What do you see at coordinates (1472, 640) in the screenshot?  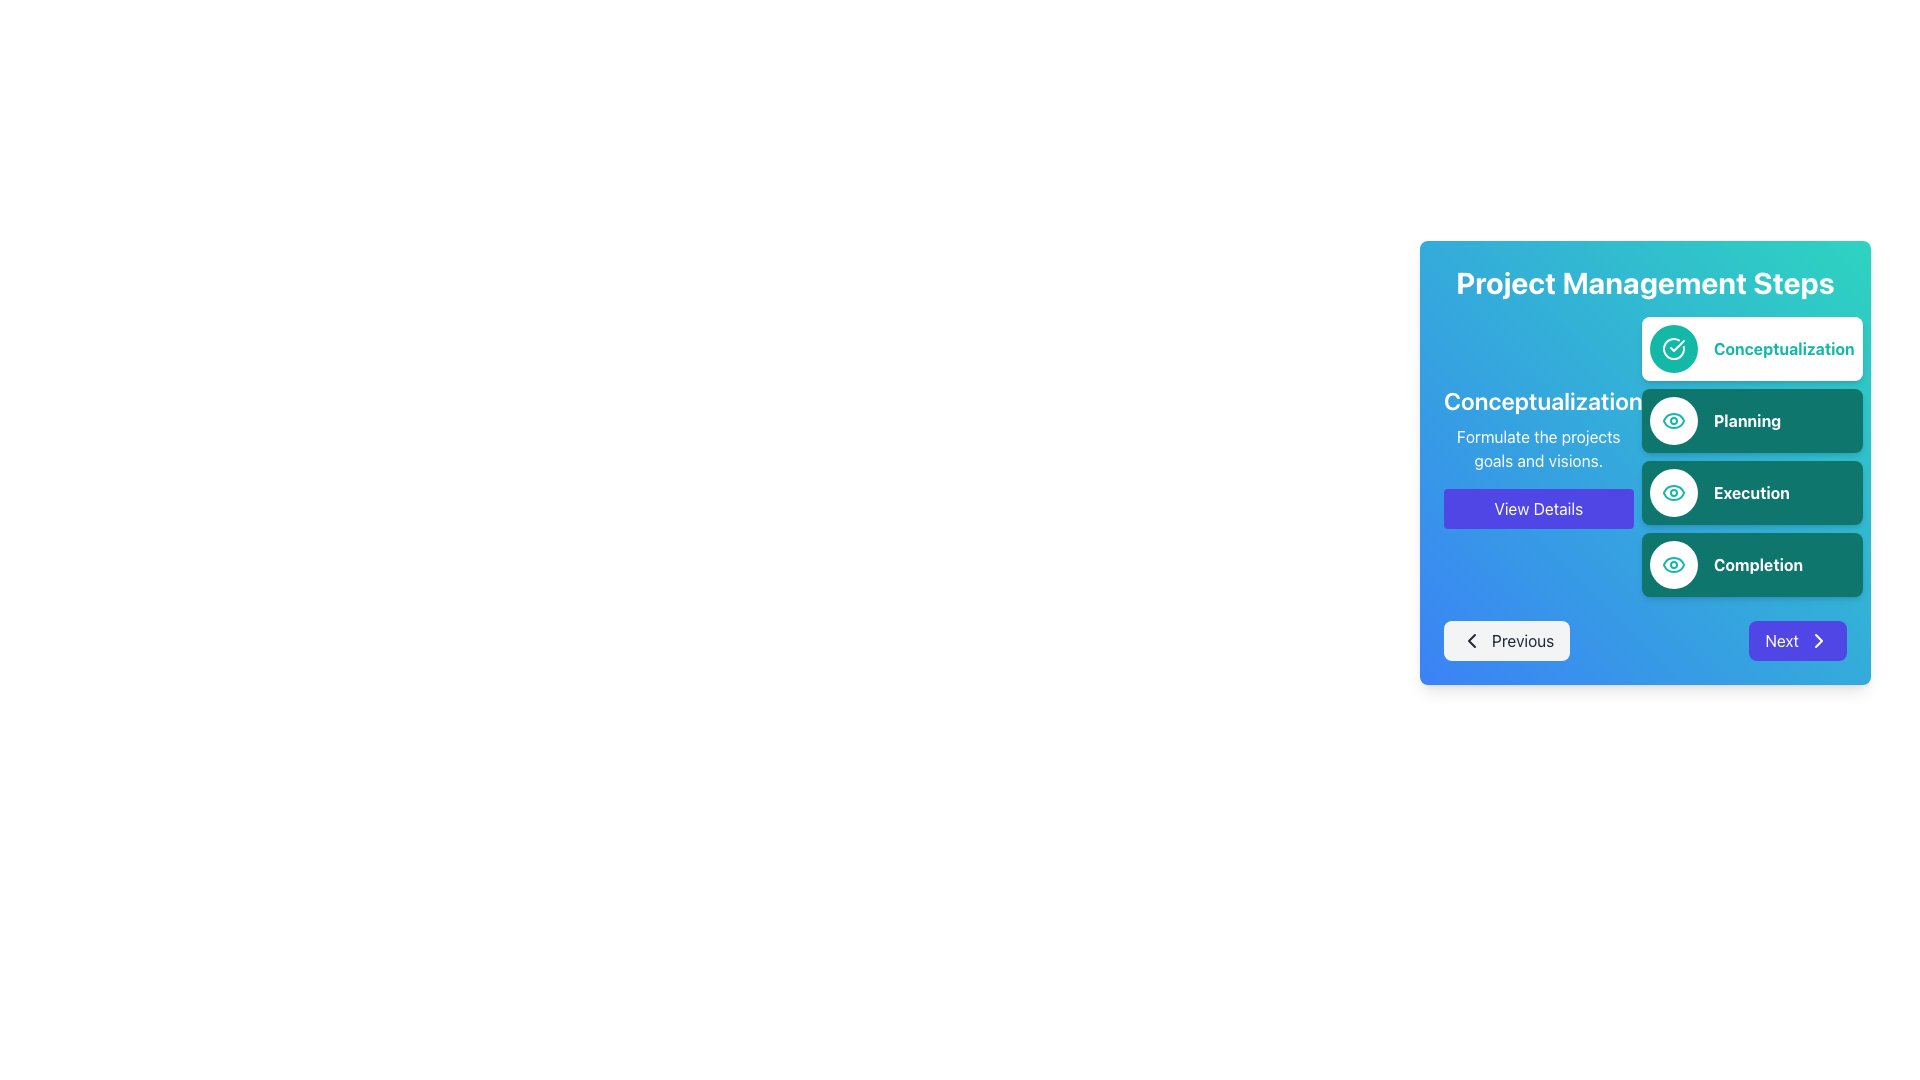 I see `the leftward-pointing chevron arrow icon within the 'Previous' button, which has a light gray background and is located at the bottom-left area of the interface` at bounding box center [1472, 640].